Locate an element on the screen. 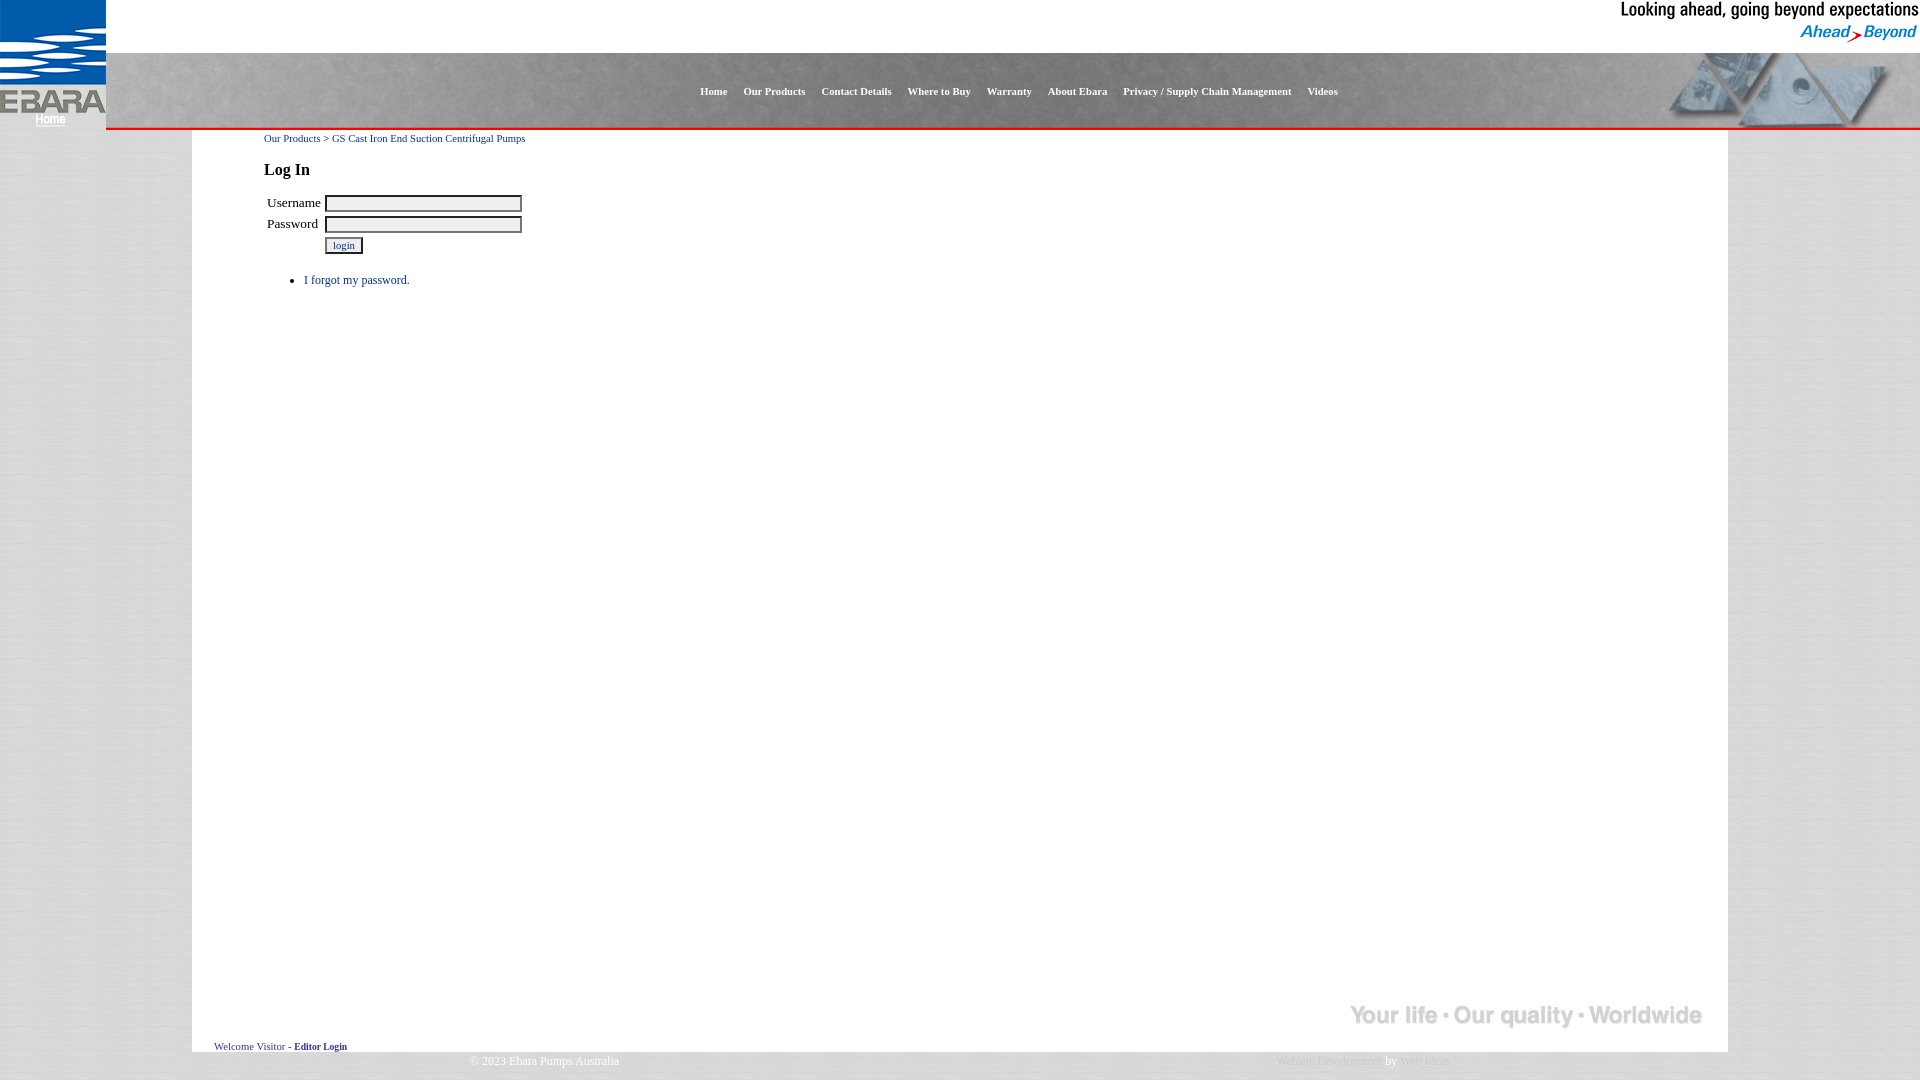 This screenshot has height=1080, width=1920. 'I forgot my password.' is located at coordinates (356, 280).